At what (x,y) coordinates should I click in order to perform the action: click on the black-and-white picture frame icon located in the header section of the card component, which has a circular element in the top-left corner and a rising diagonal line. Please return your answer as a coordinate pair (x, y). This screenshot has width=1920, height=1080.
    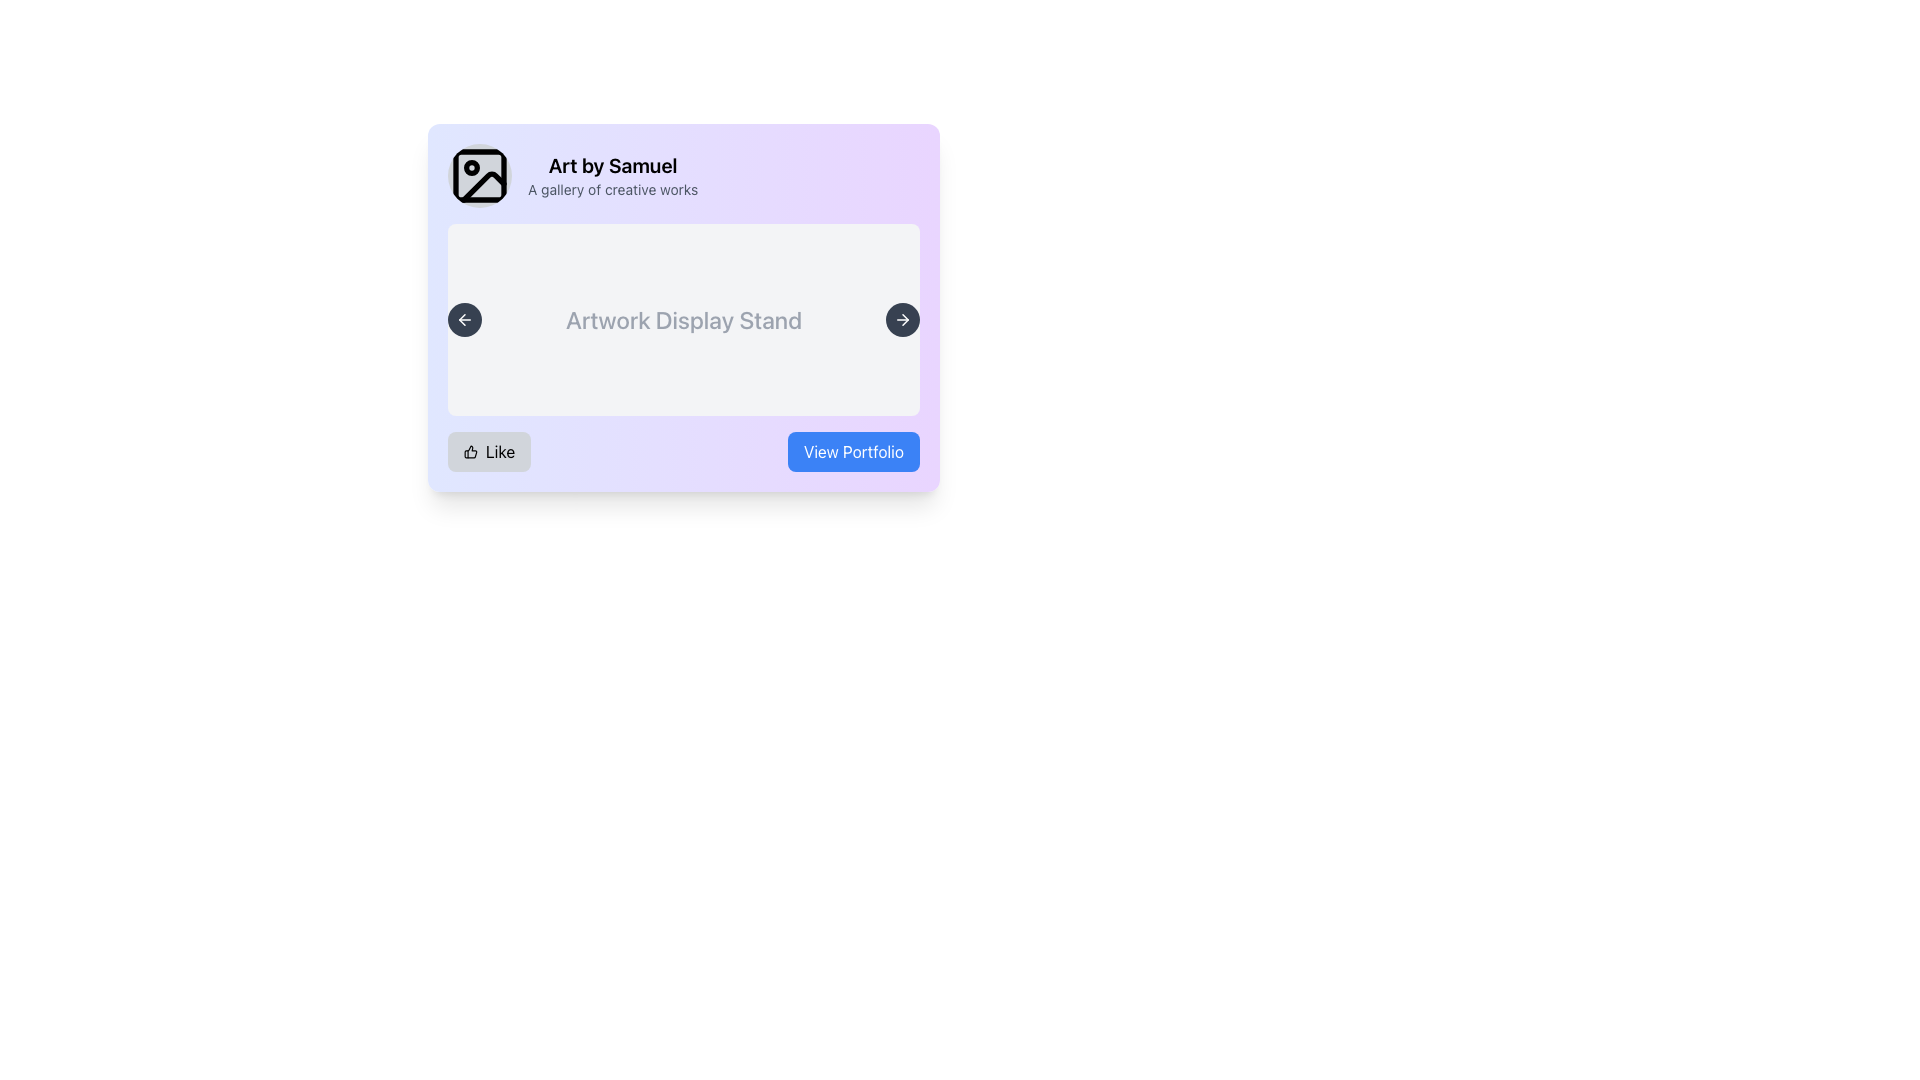
    Looking at the image, I should click on (480, 175).